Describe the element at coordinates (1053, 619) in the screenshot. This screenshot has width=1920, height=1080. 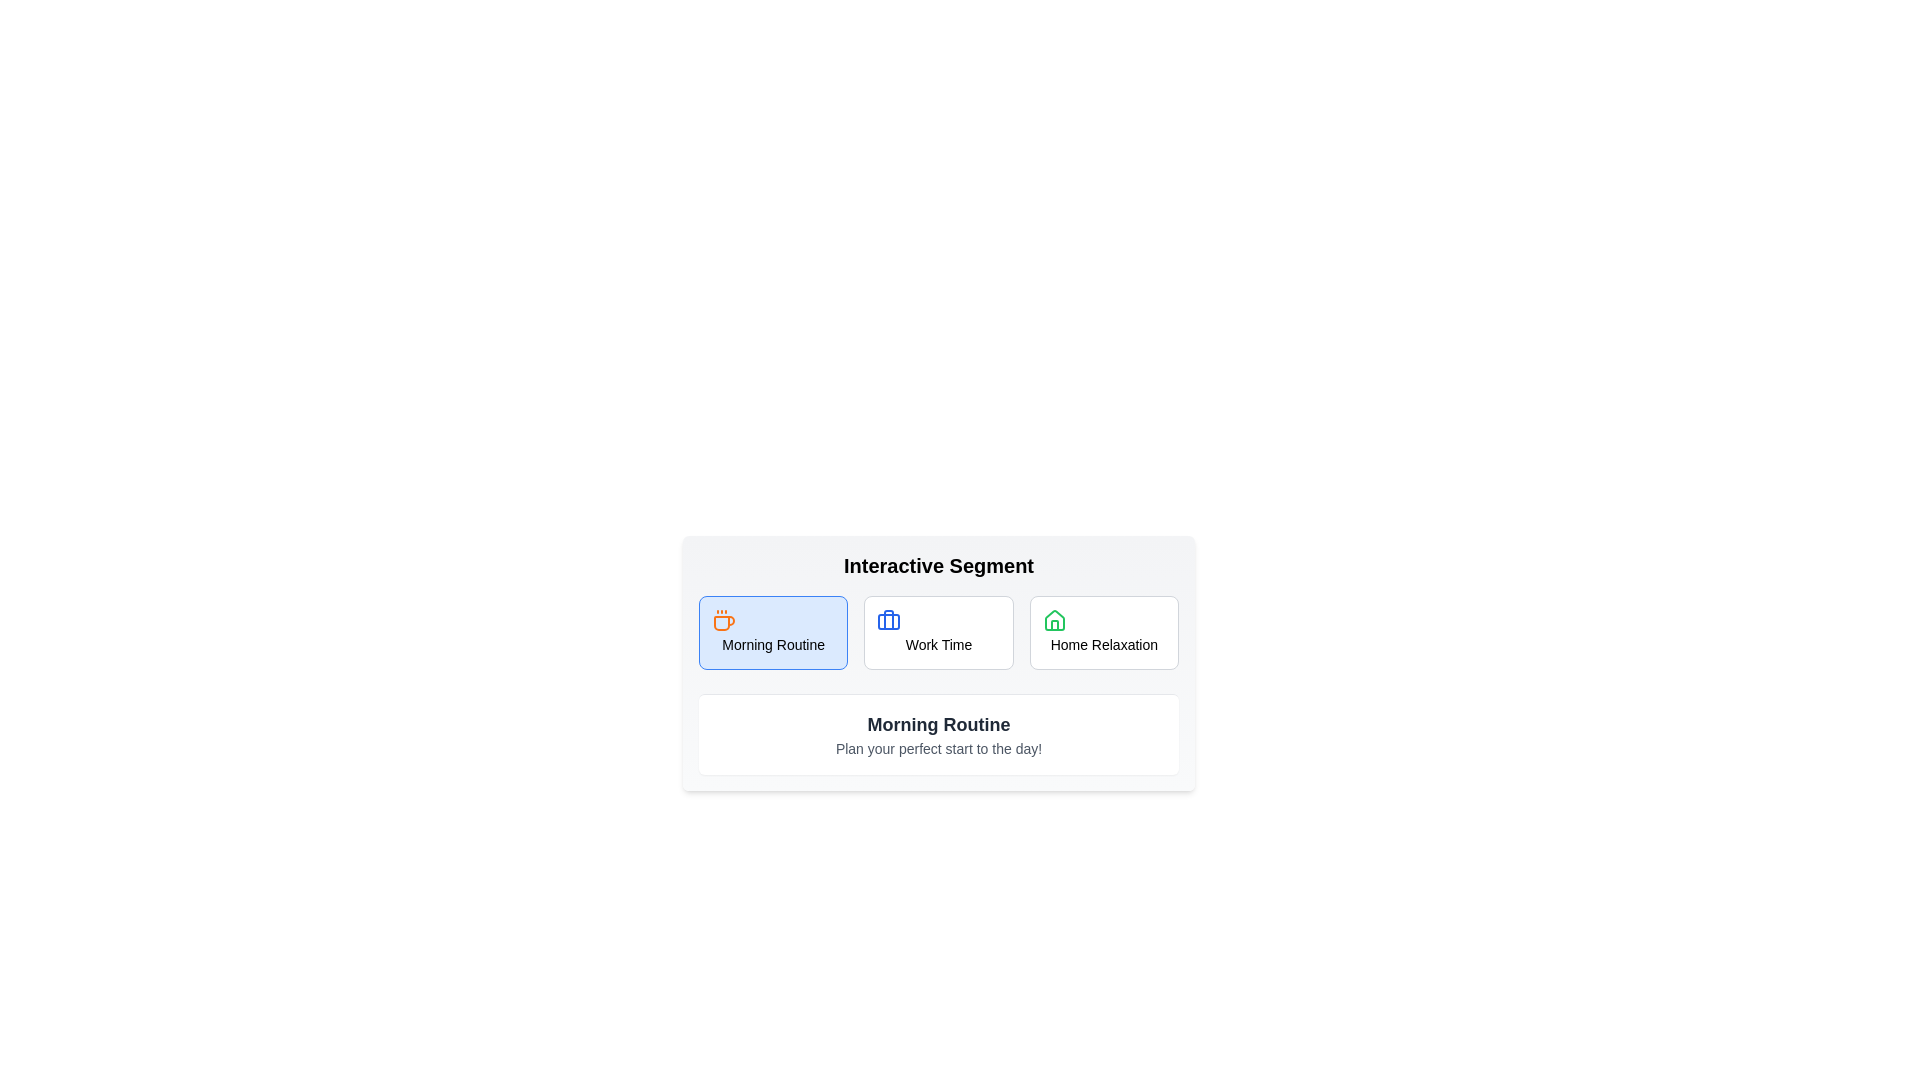
I see `the main body of the house icon, which is the lower green rectangular structure associated with the 'Home Relaxation' option` at that location.